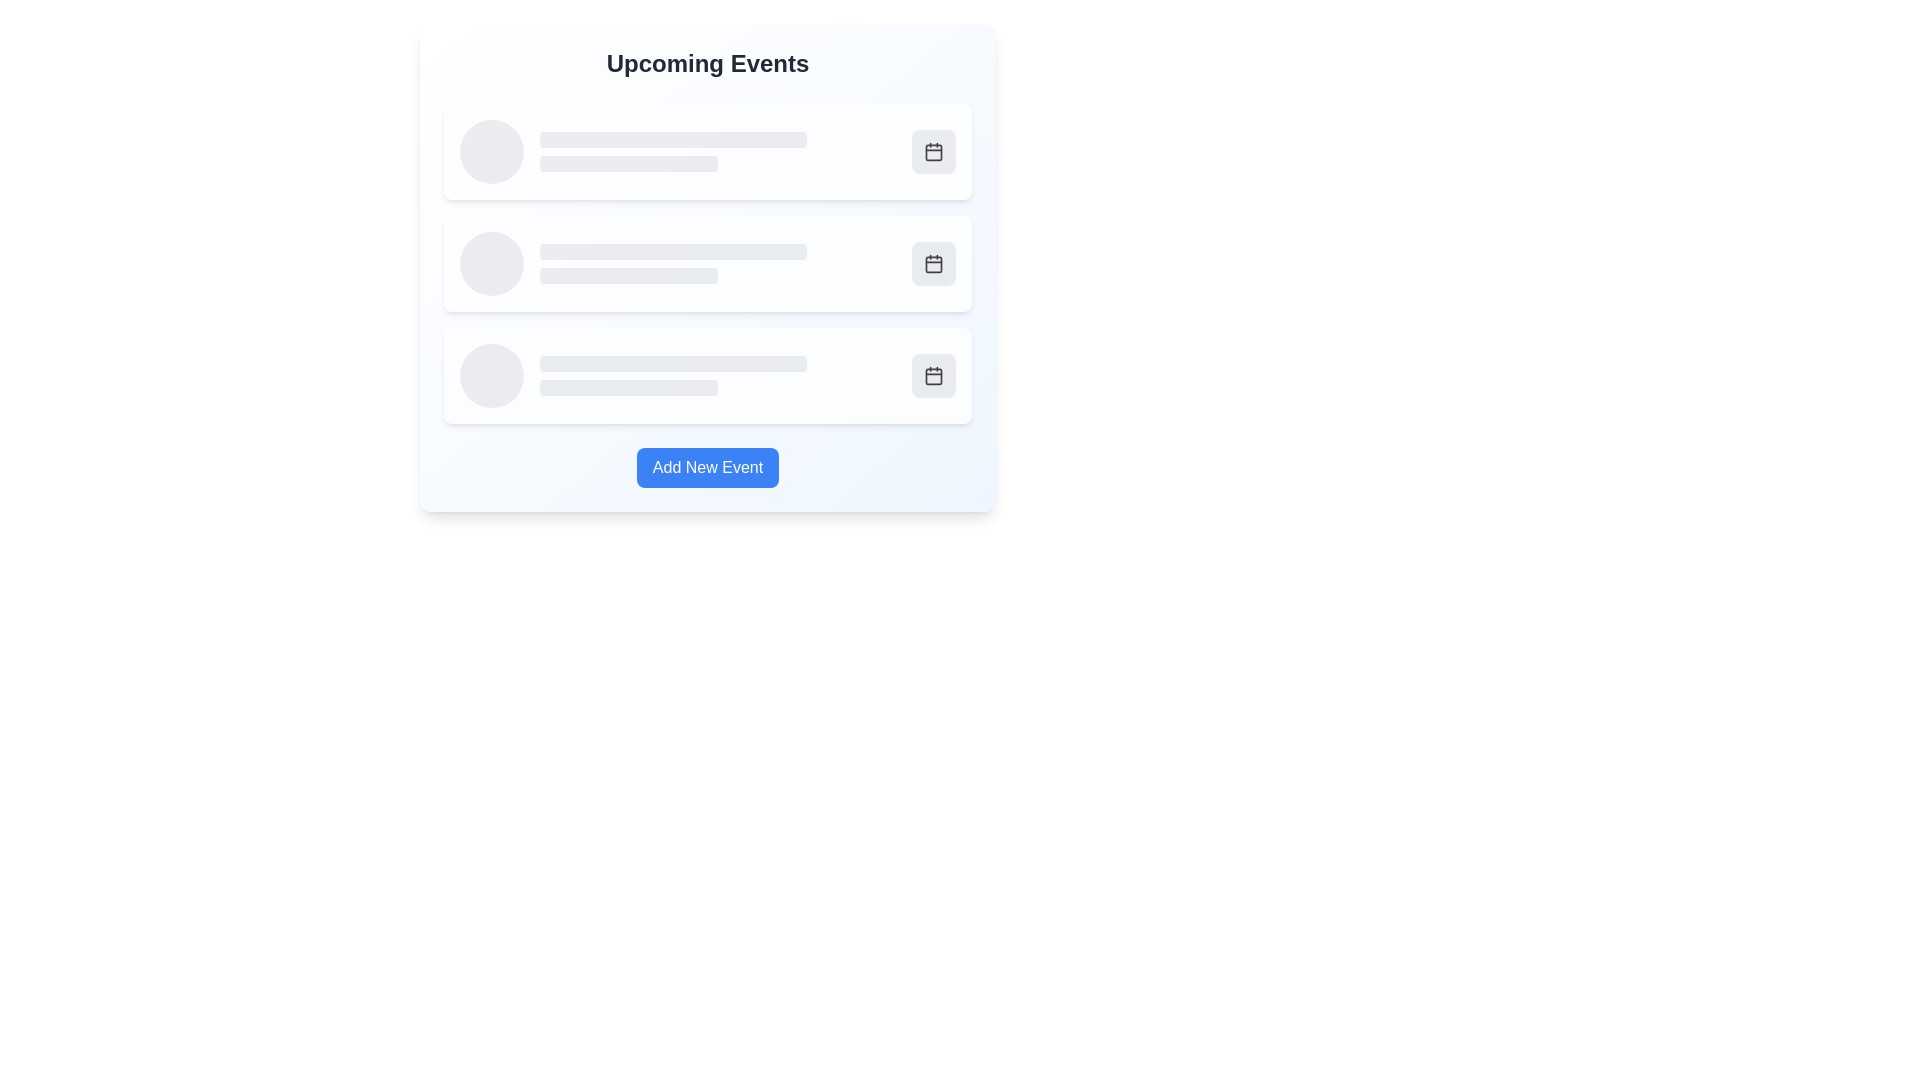  I want to click on the calendar icon with a rounded border and rectangular shape located in the third row, so click(933, 262).